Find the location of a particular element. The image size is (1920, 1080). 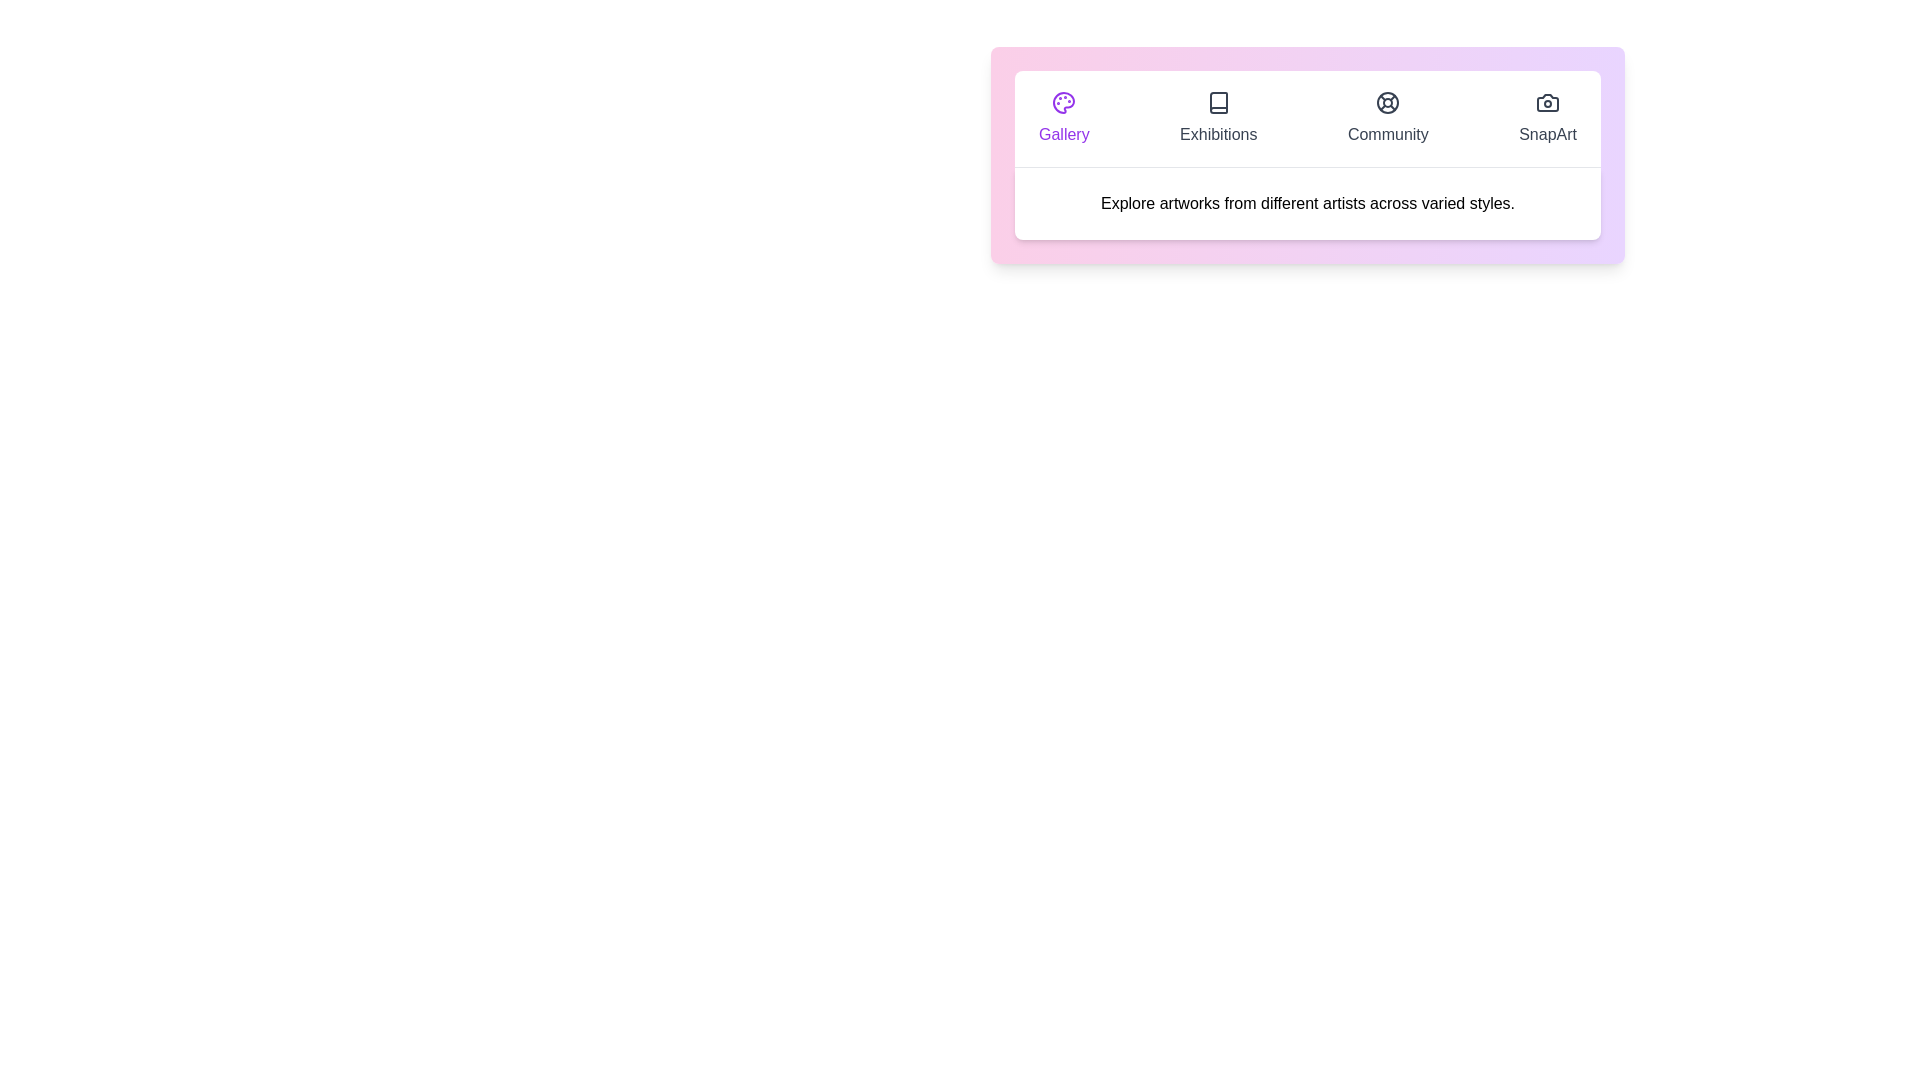

the tab labeled SnapArt to display its content is located at coordinates (1547, 119).